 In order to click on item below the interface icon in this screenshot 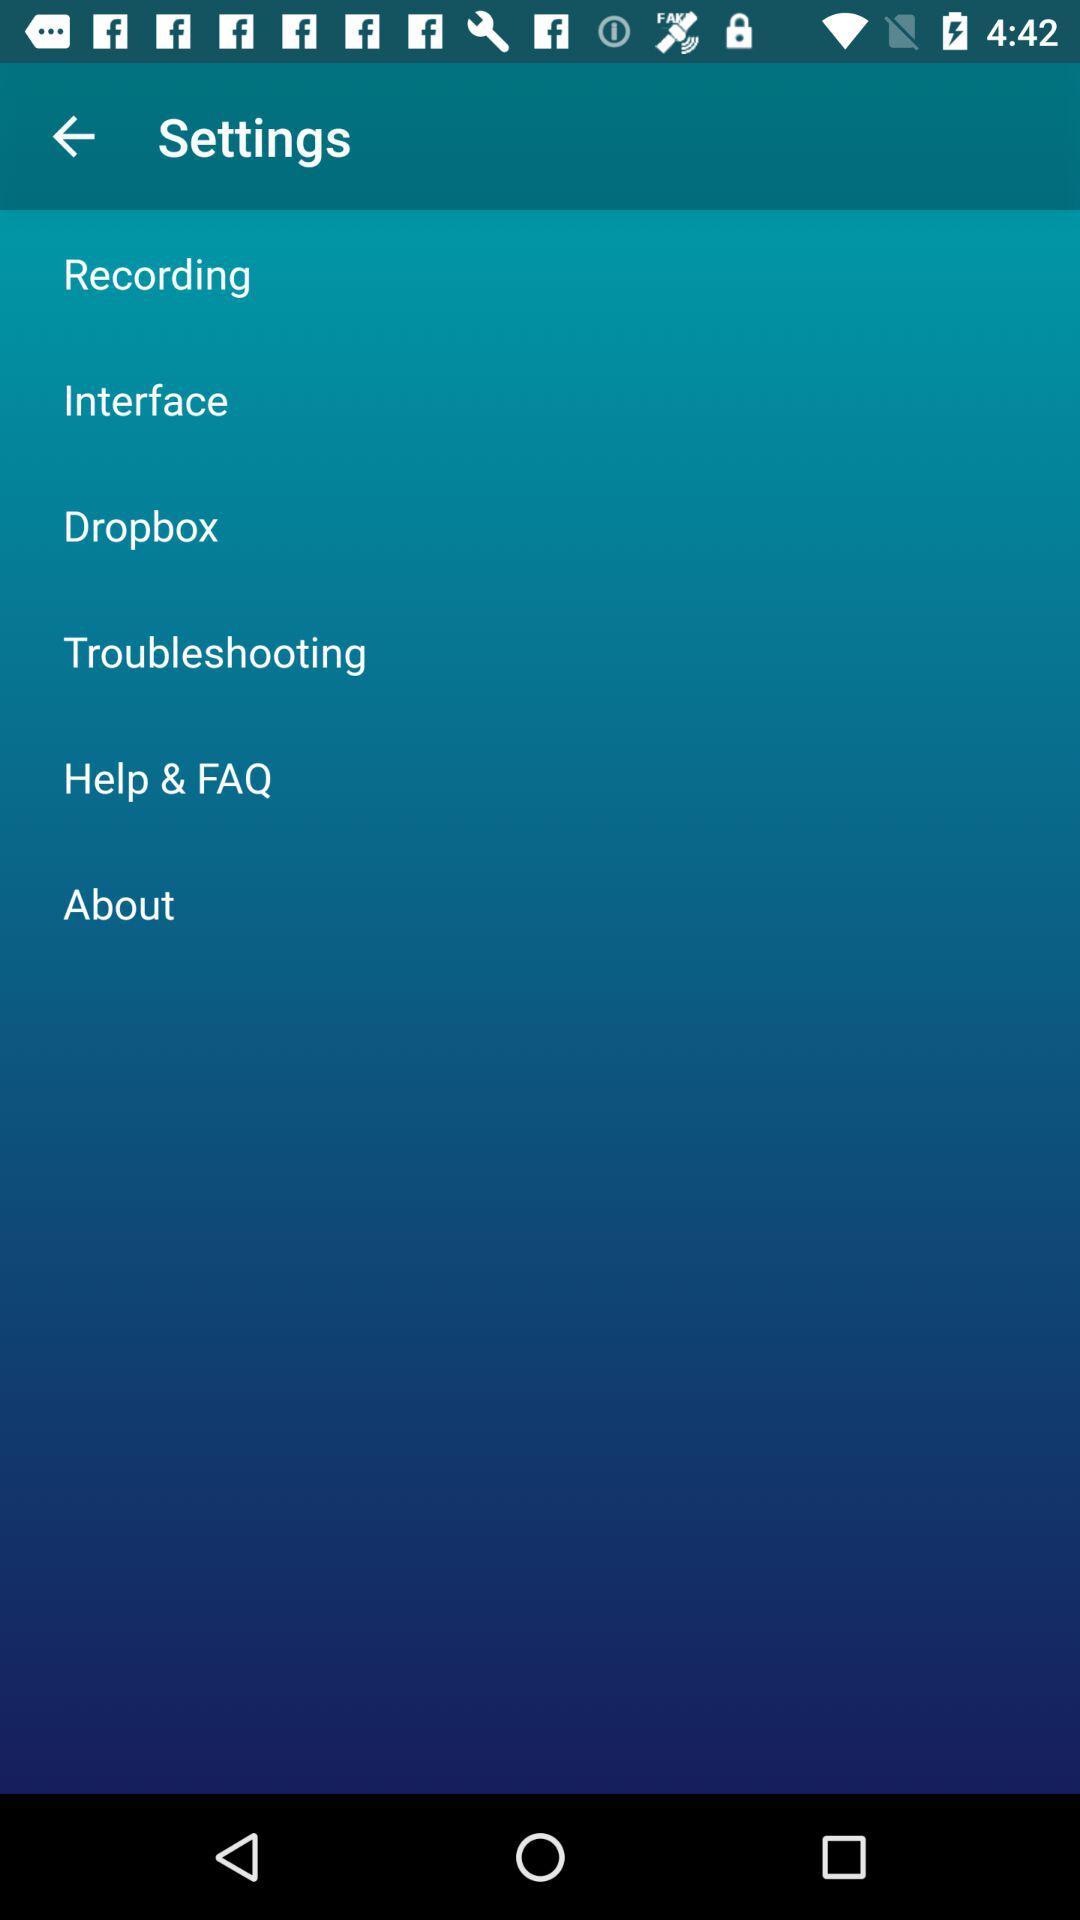, I will do `click(140, 524)`.